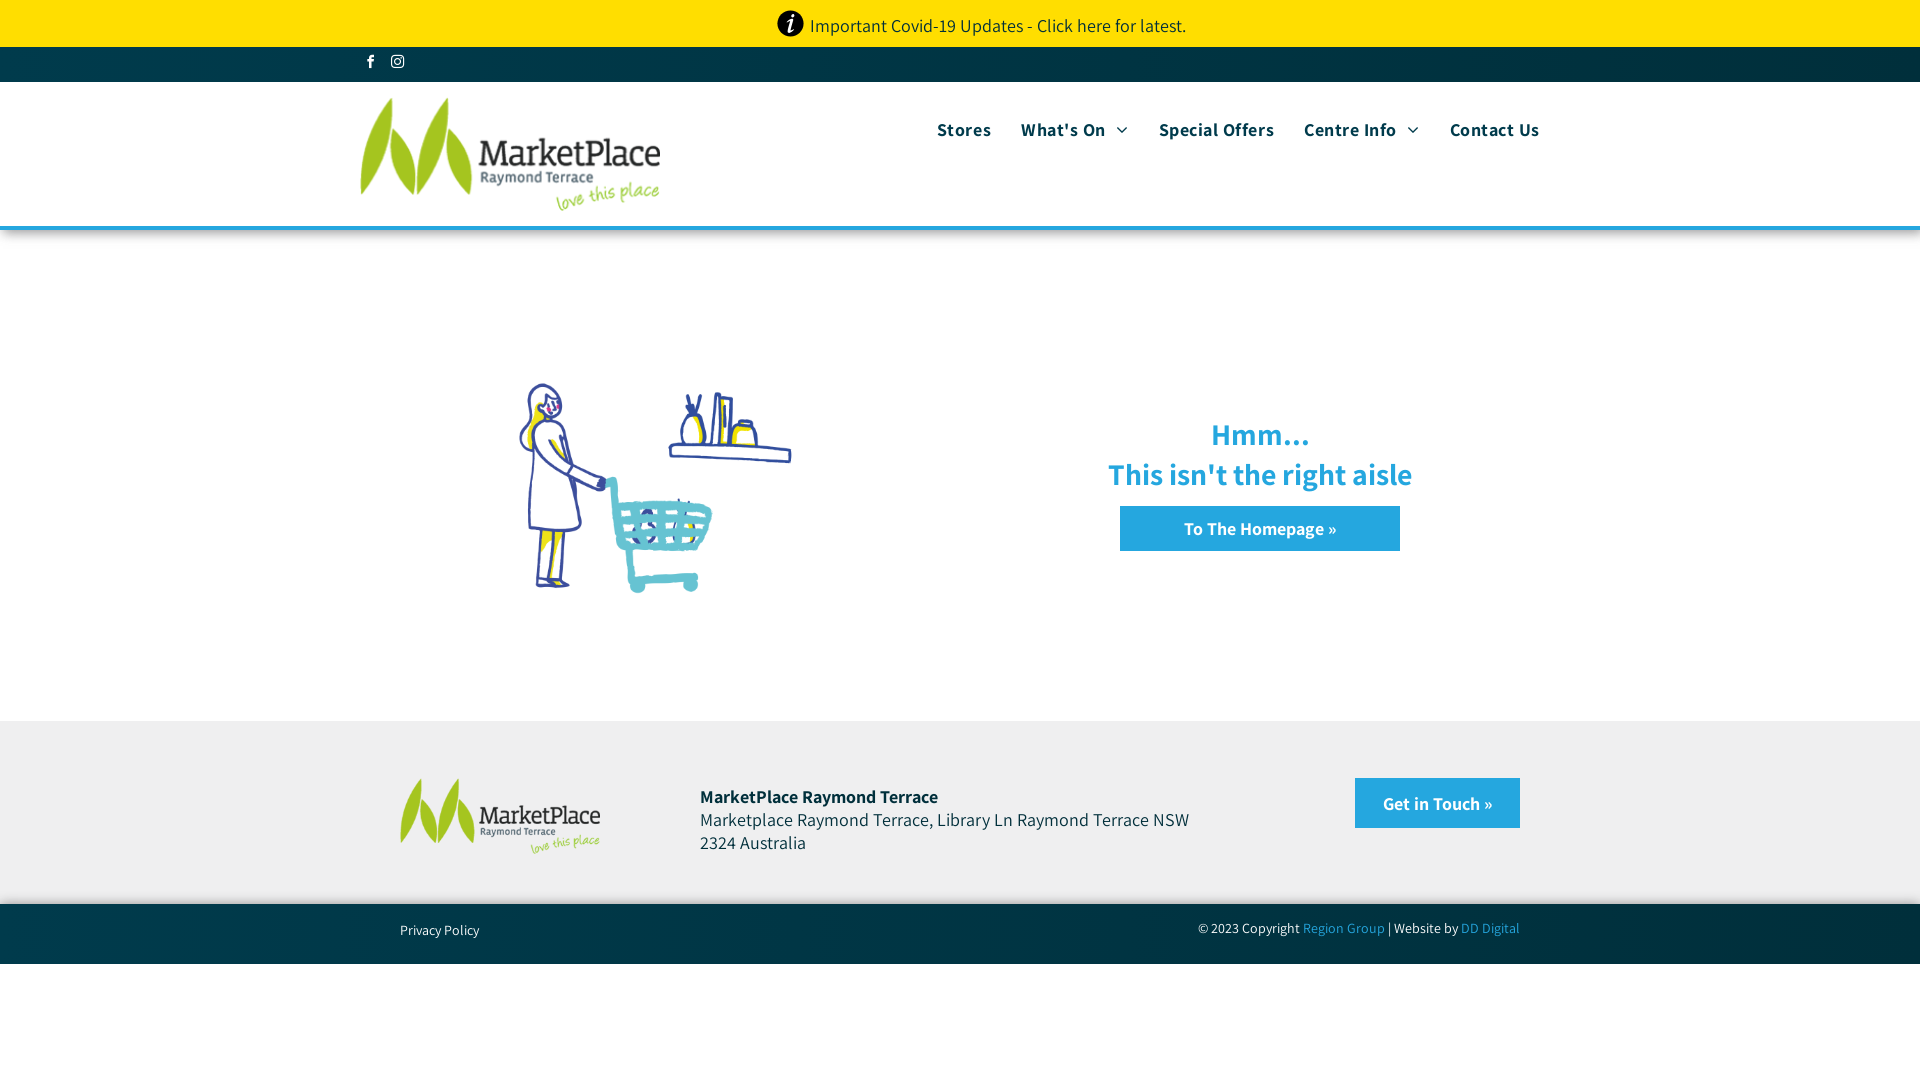 This screenshot has width=1920, height=1080. I want to click on 'DD Digital', so click(1490, 928).